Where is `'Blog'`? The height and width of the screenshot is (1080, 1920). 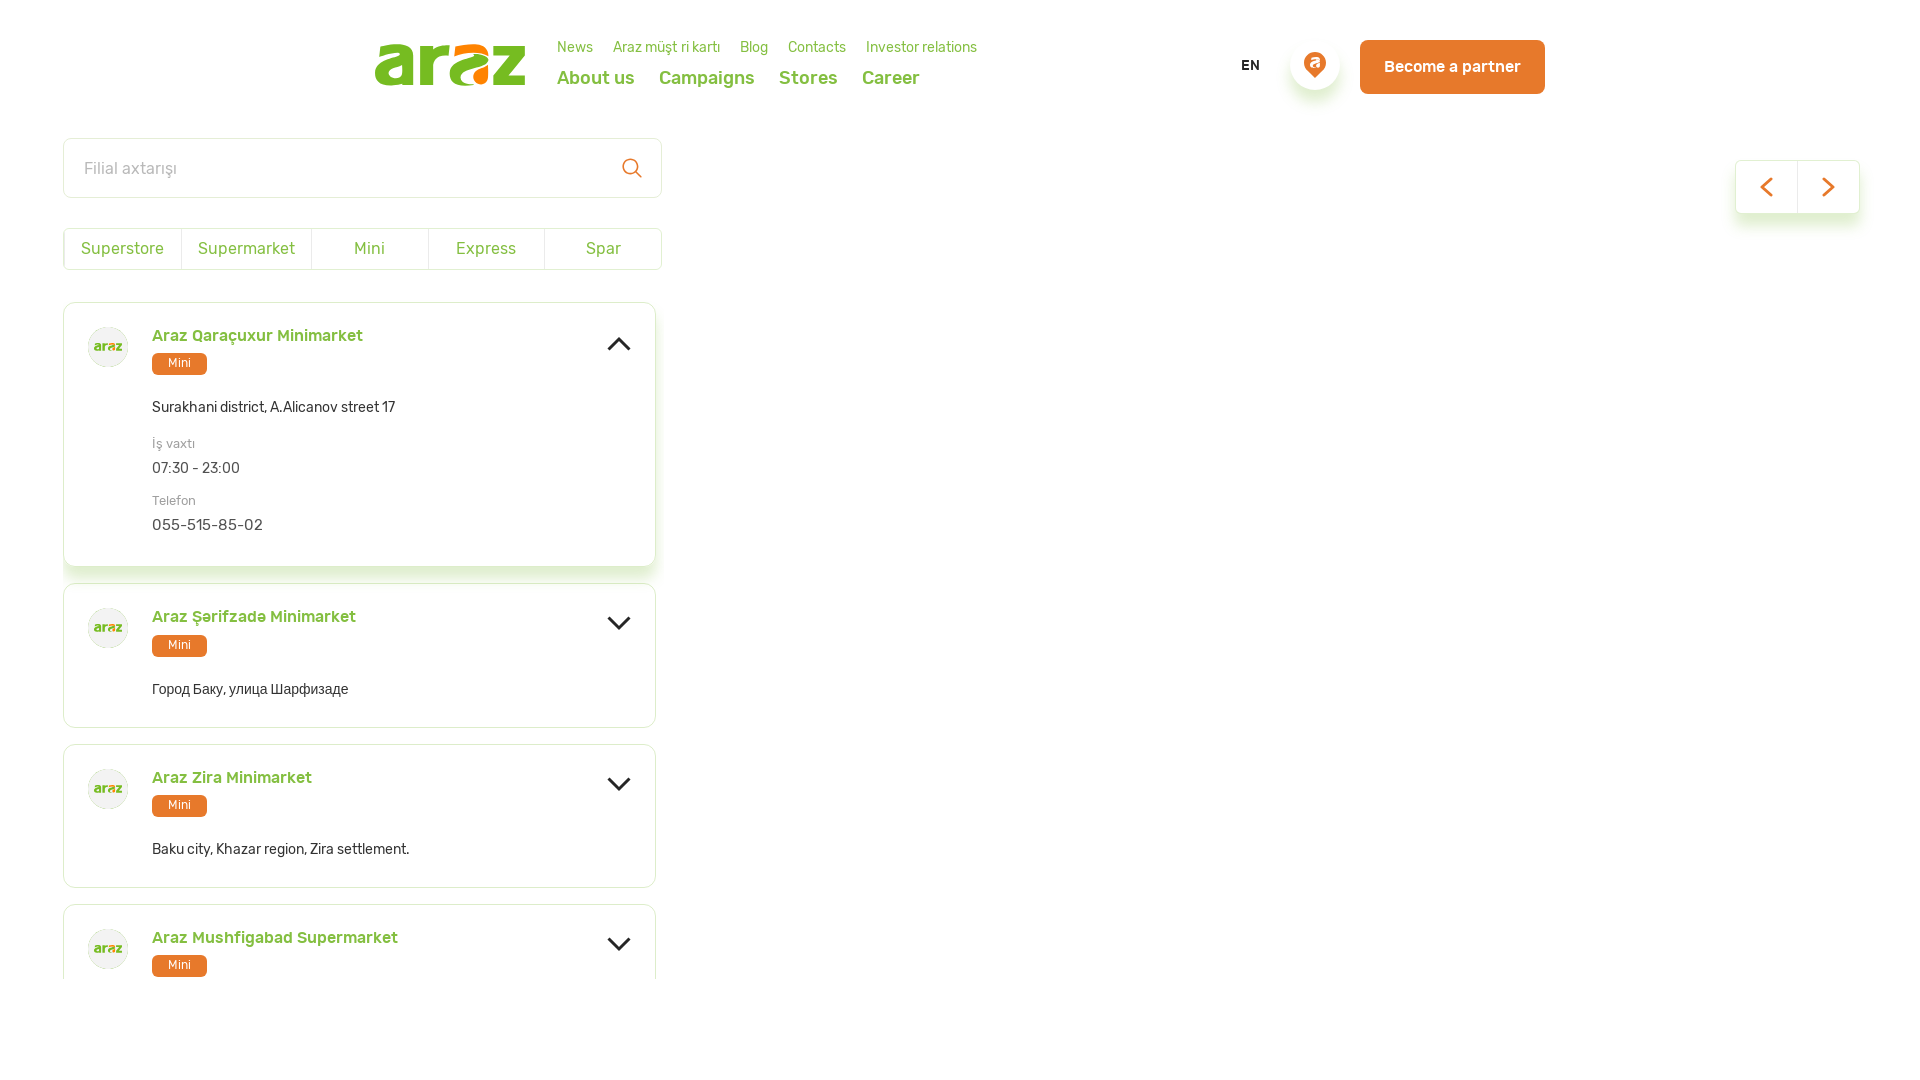 'Blog' is located at coordinates (752, 46).